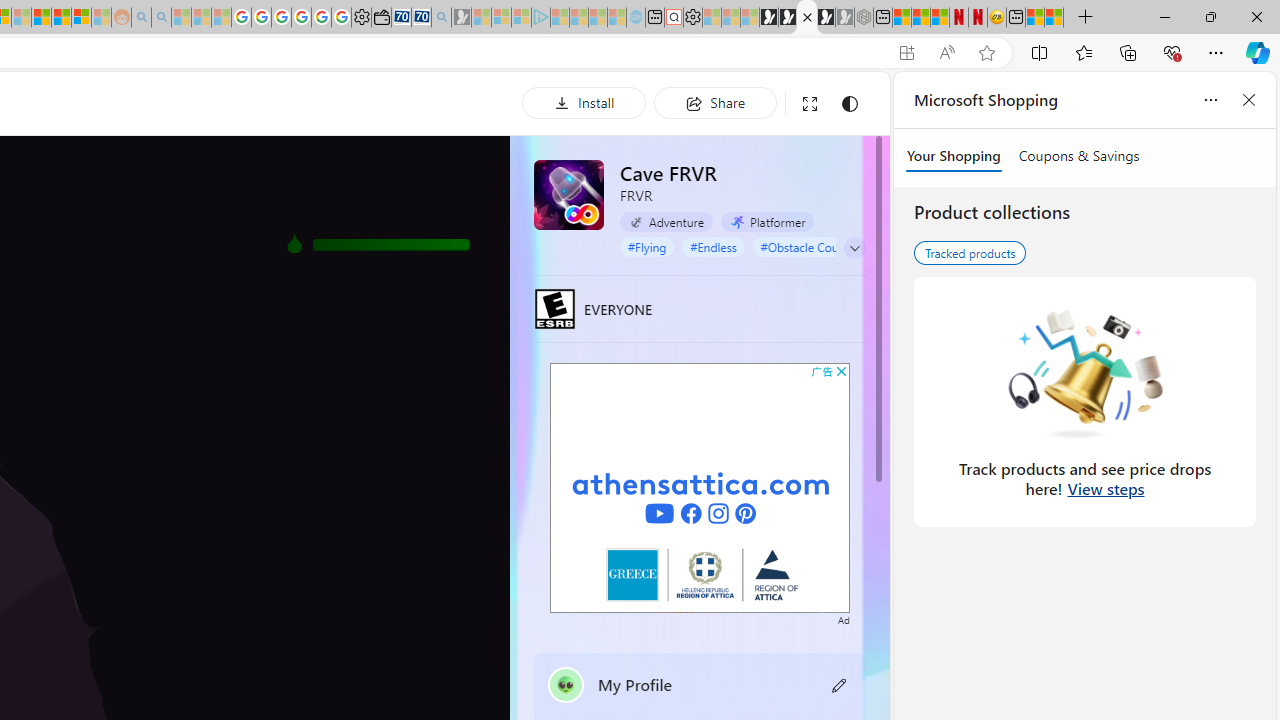 The image size is (1280, 720). What do you see at coordinates (843, 617) in the screenshot?
I see `'Ad'` at bounding box center [843, 617].